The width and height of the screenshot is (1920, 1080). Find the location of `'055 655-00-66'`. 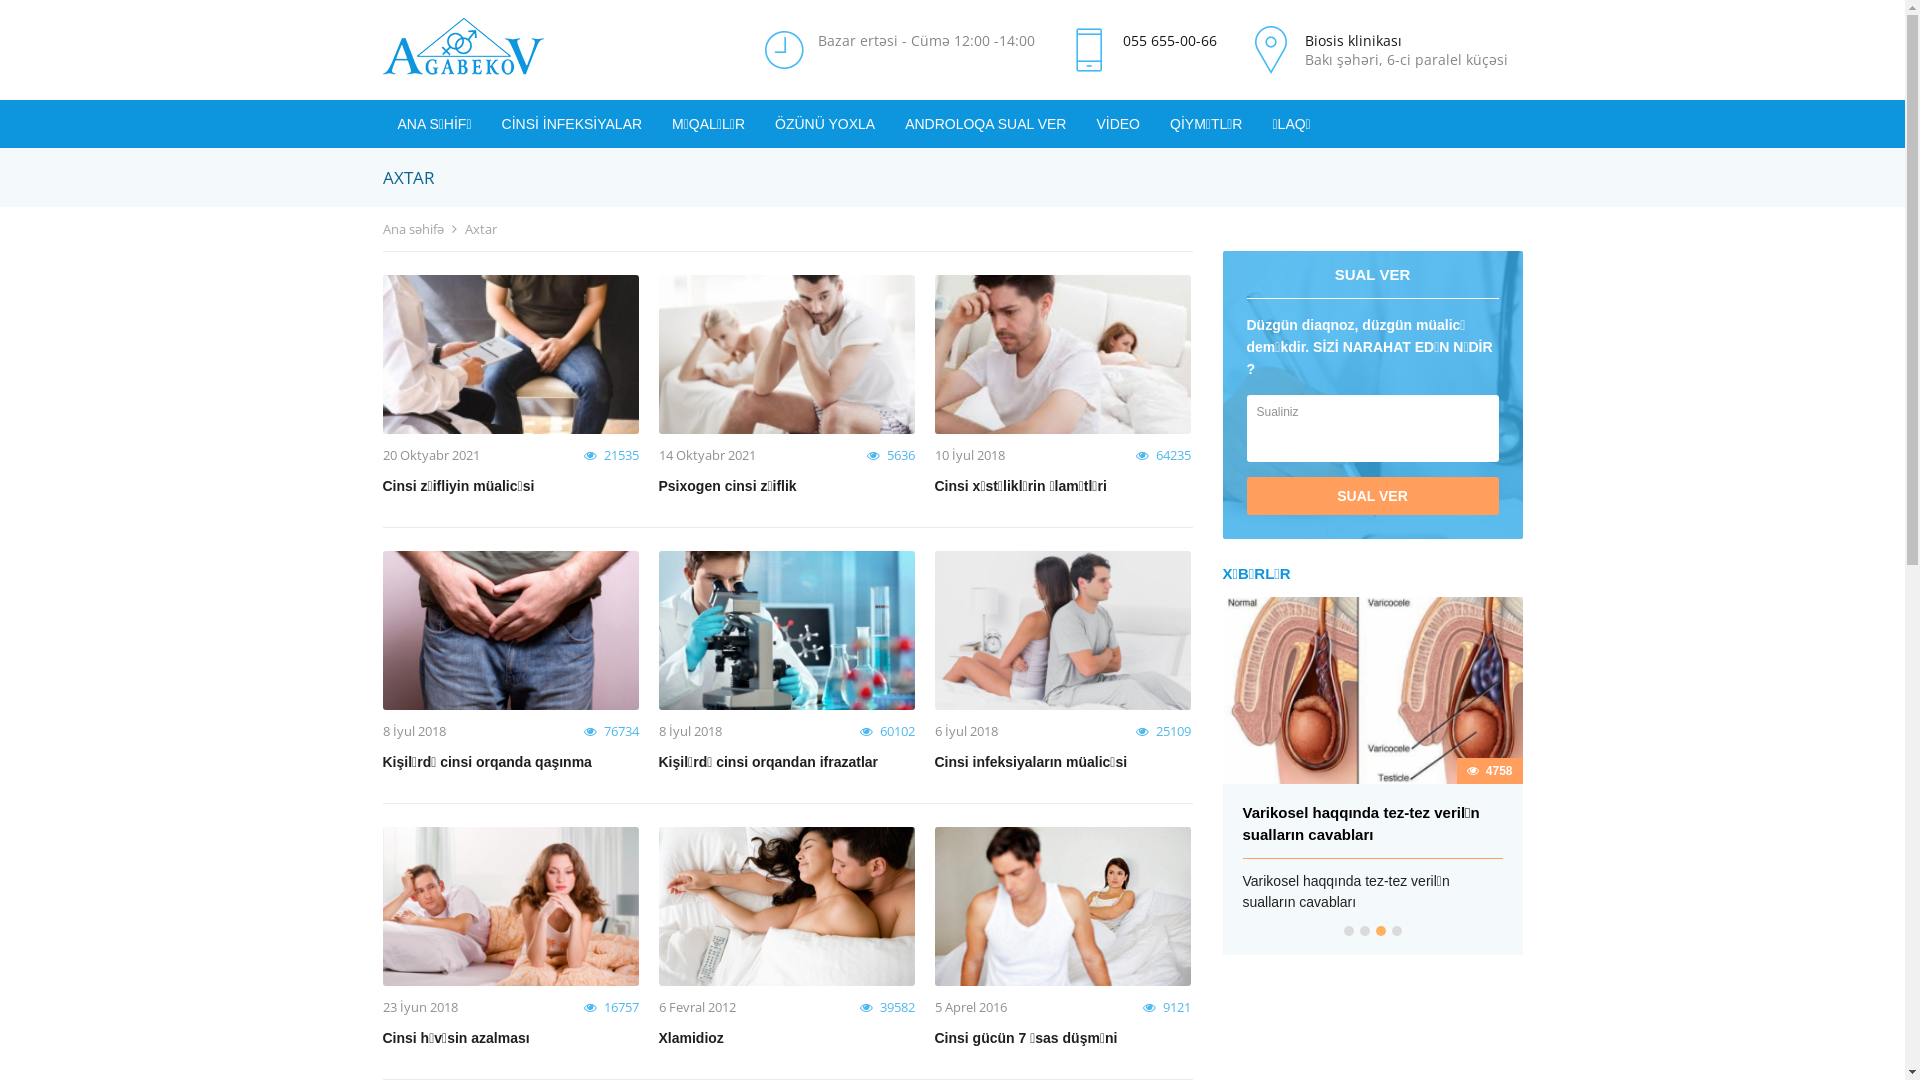

'055 655-00-66' is located at coordinates (1169, 40).